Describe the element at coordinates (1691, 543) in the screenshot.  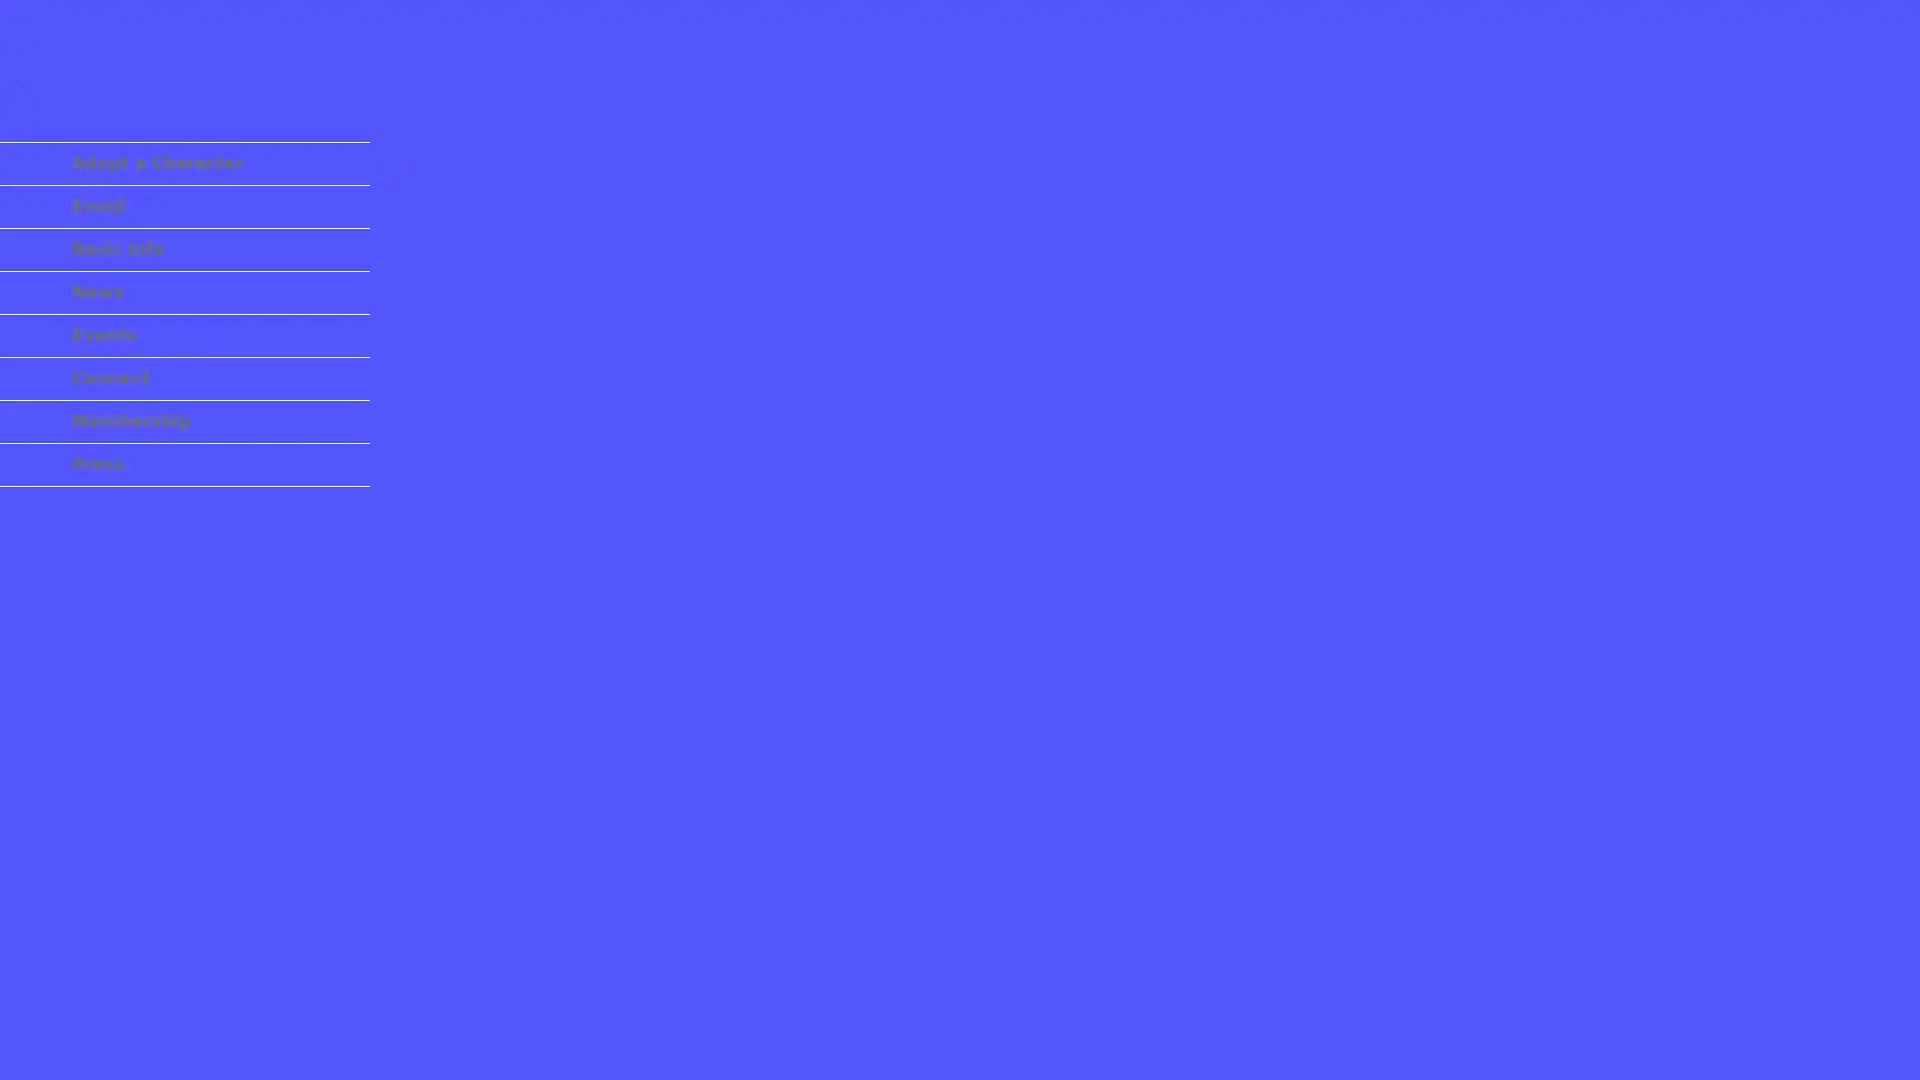
I see `U+201D` at that location.